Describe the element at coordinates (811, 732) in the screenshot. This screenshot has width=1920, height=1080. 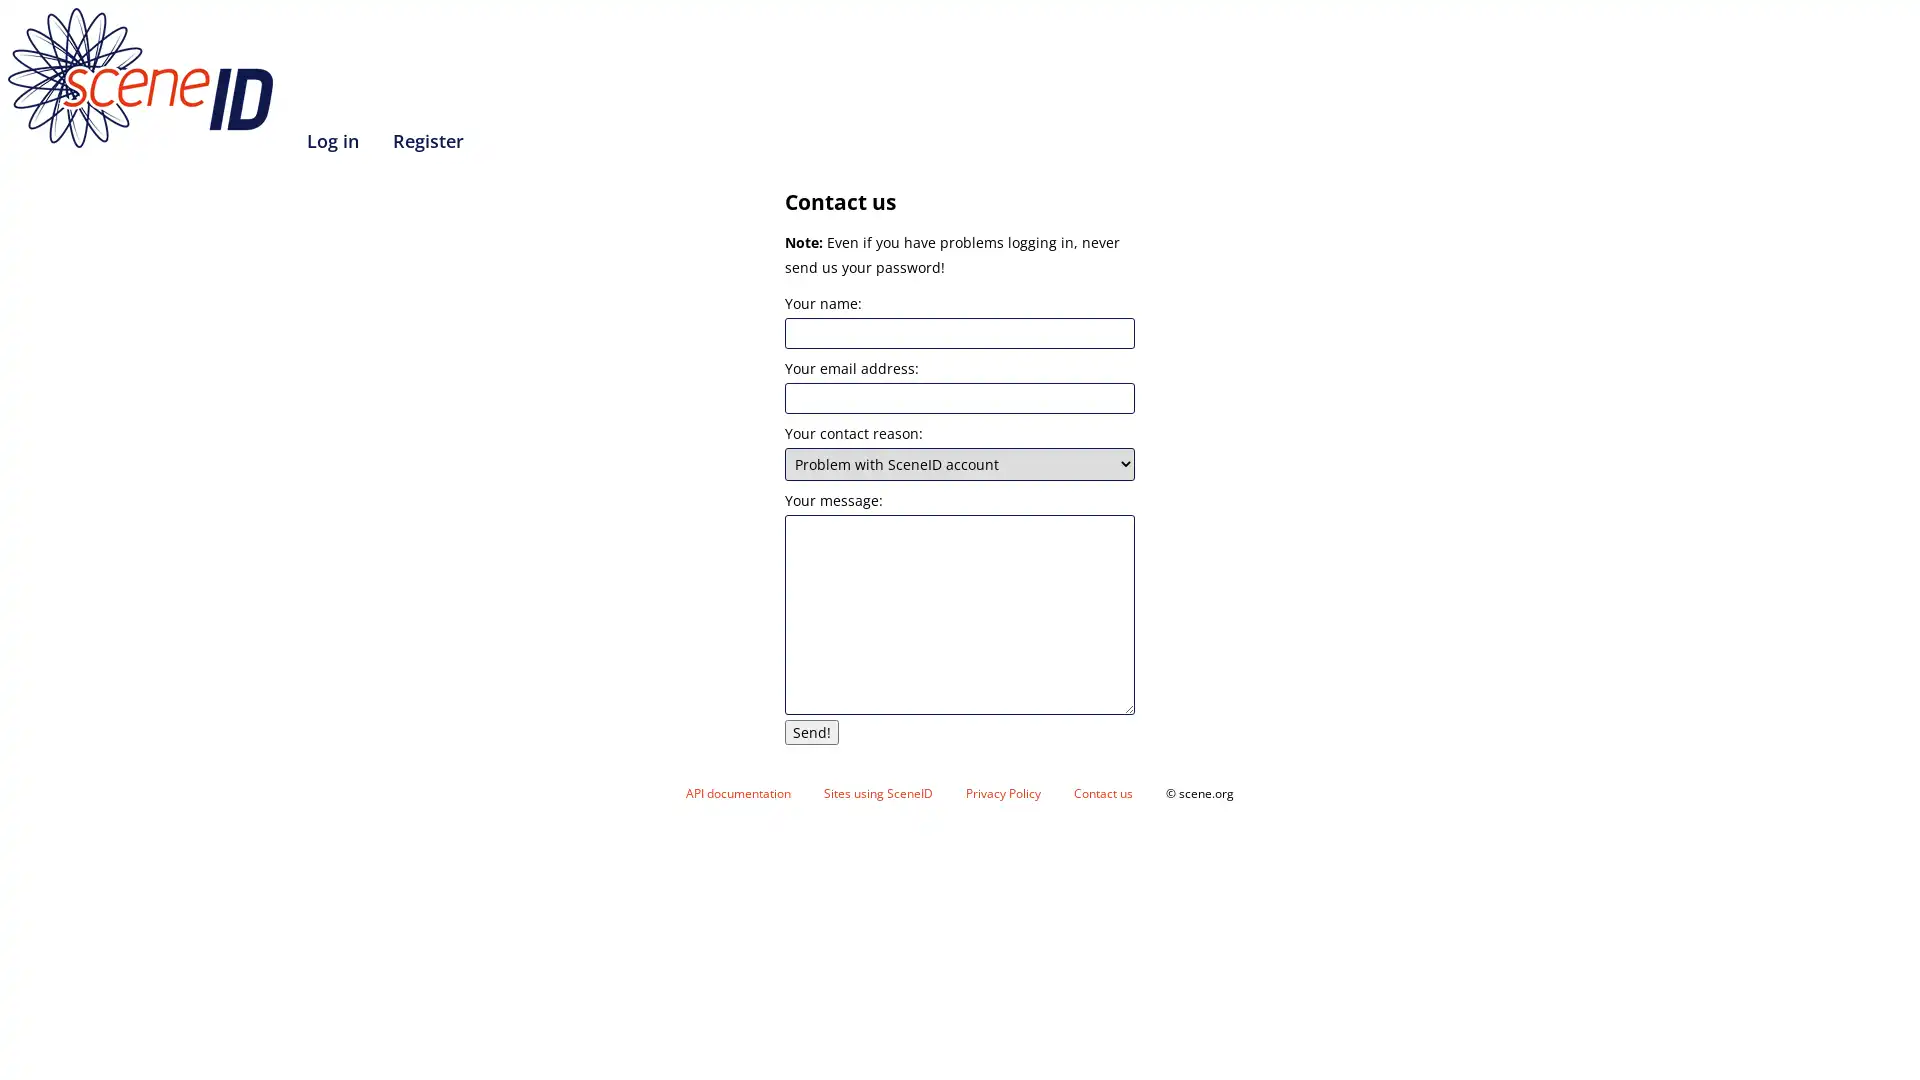
I see `Send!` at that location.